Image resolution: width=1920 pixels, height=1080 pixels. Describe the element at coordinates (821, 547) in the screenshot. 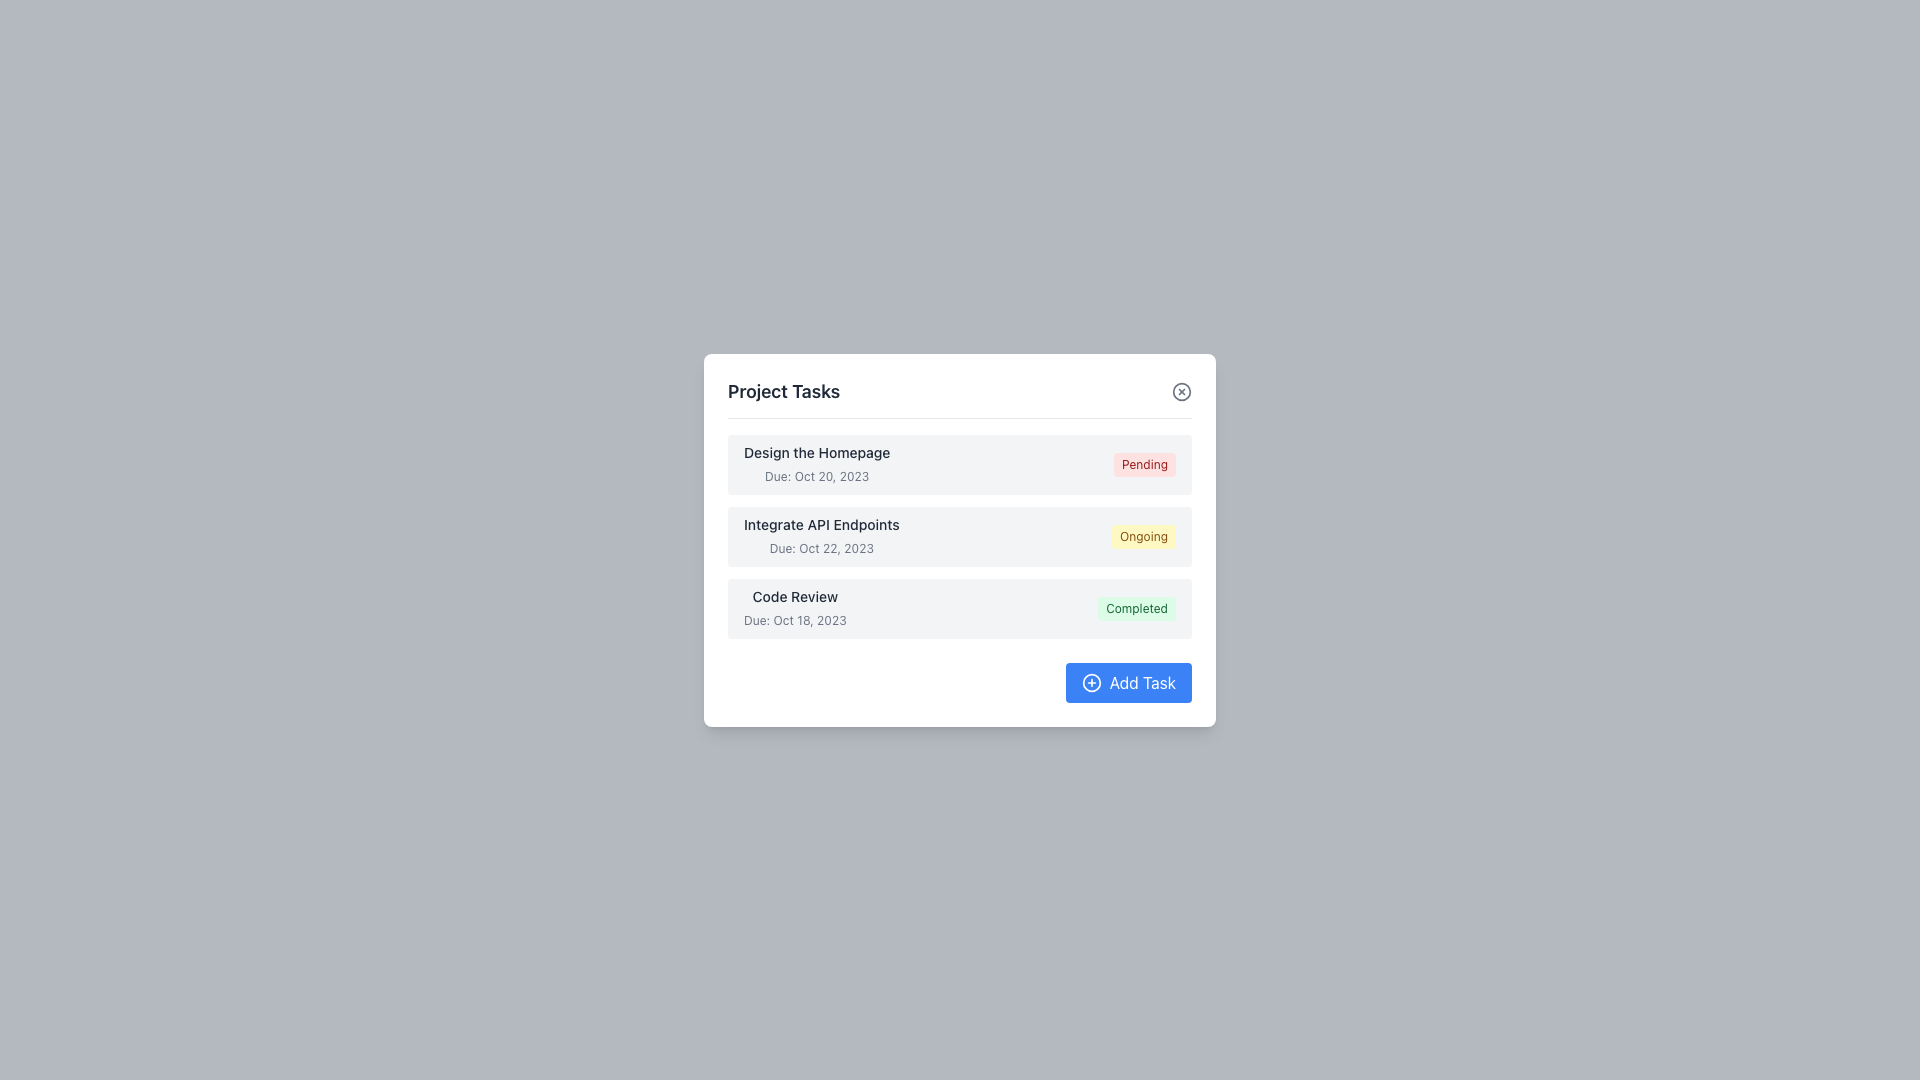

I see `text label that displays 'Due: Oct 22, 2023', which is located in the second task row under the title 'Integrate API Endpoints'` at that location.